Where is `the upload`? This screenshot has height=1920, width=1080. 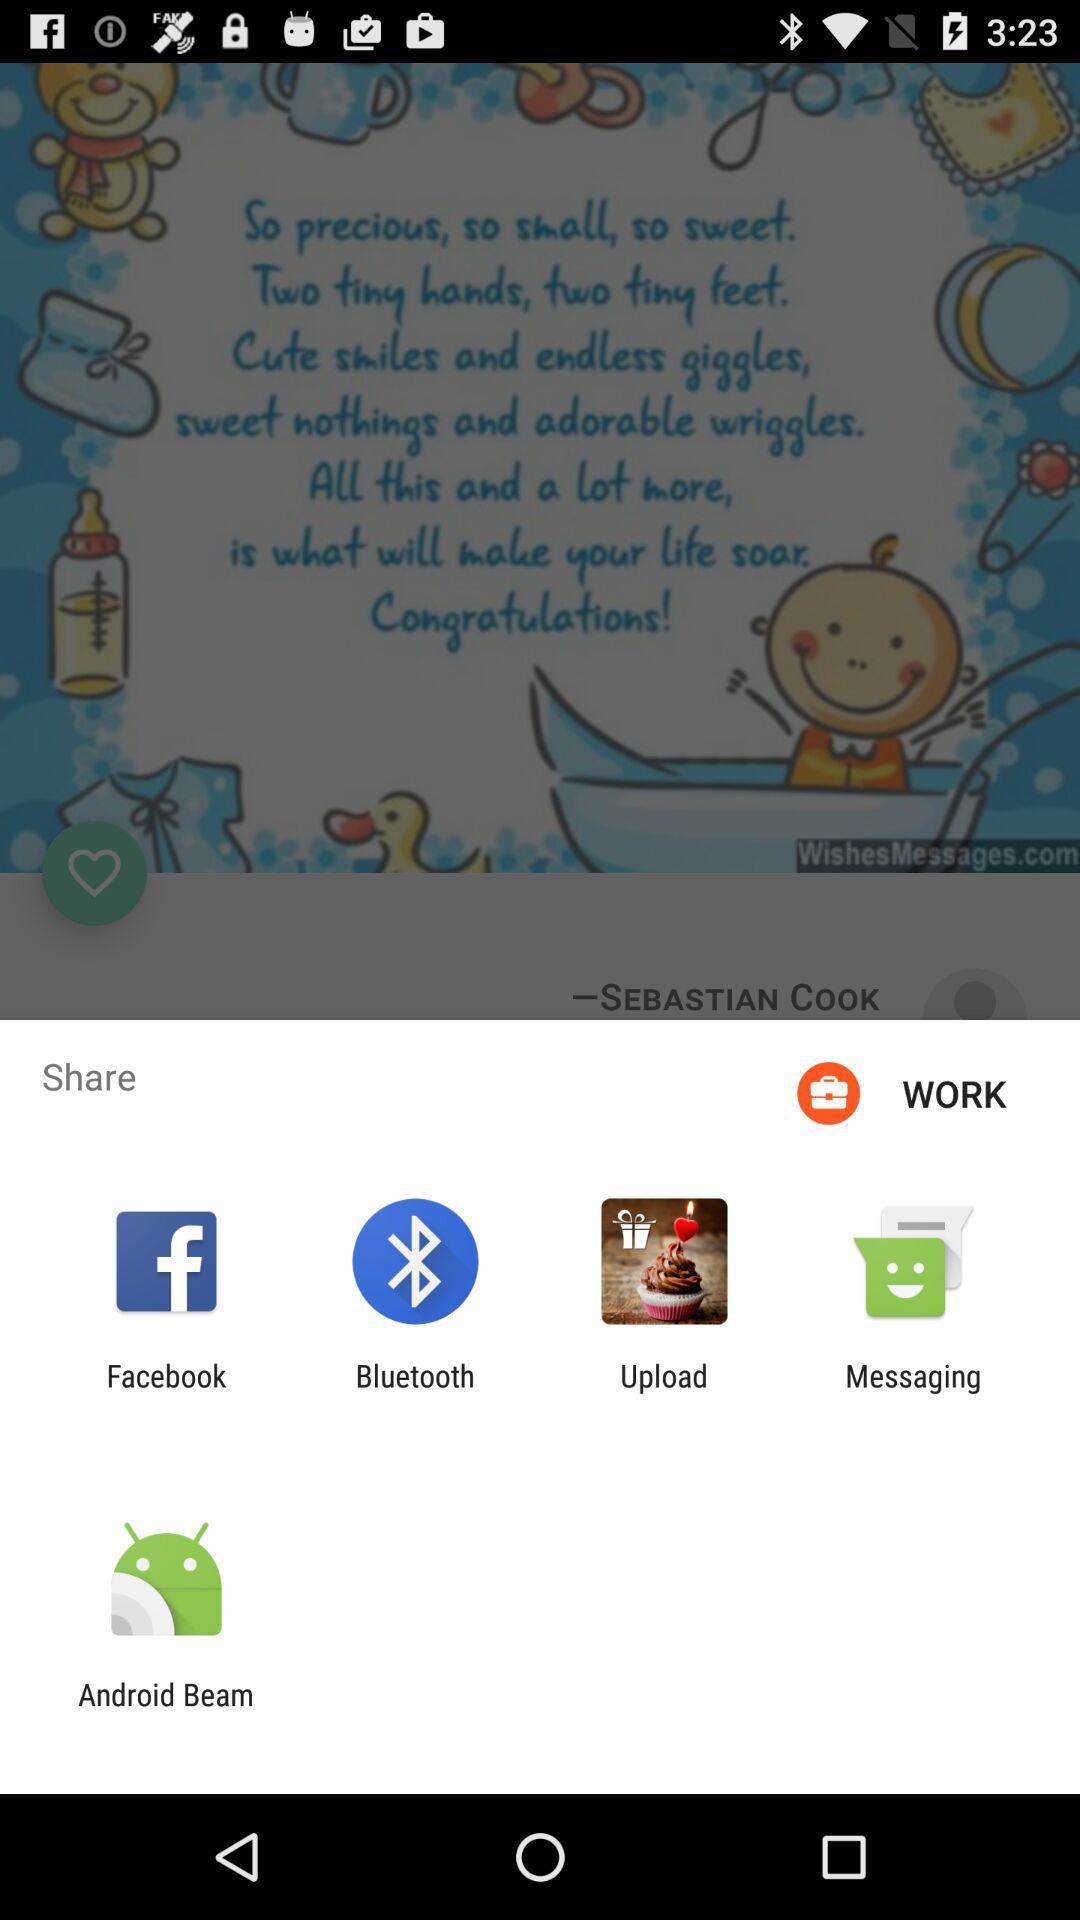
the upload is located at coordinates (664, 1392).